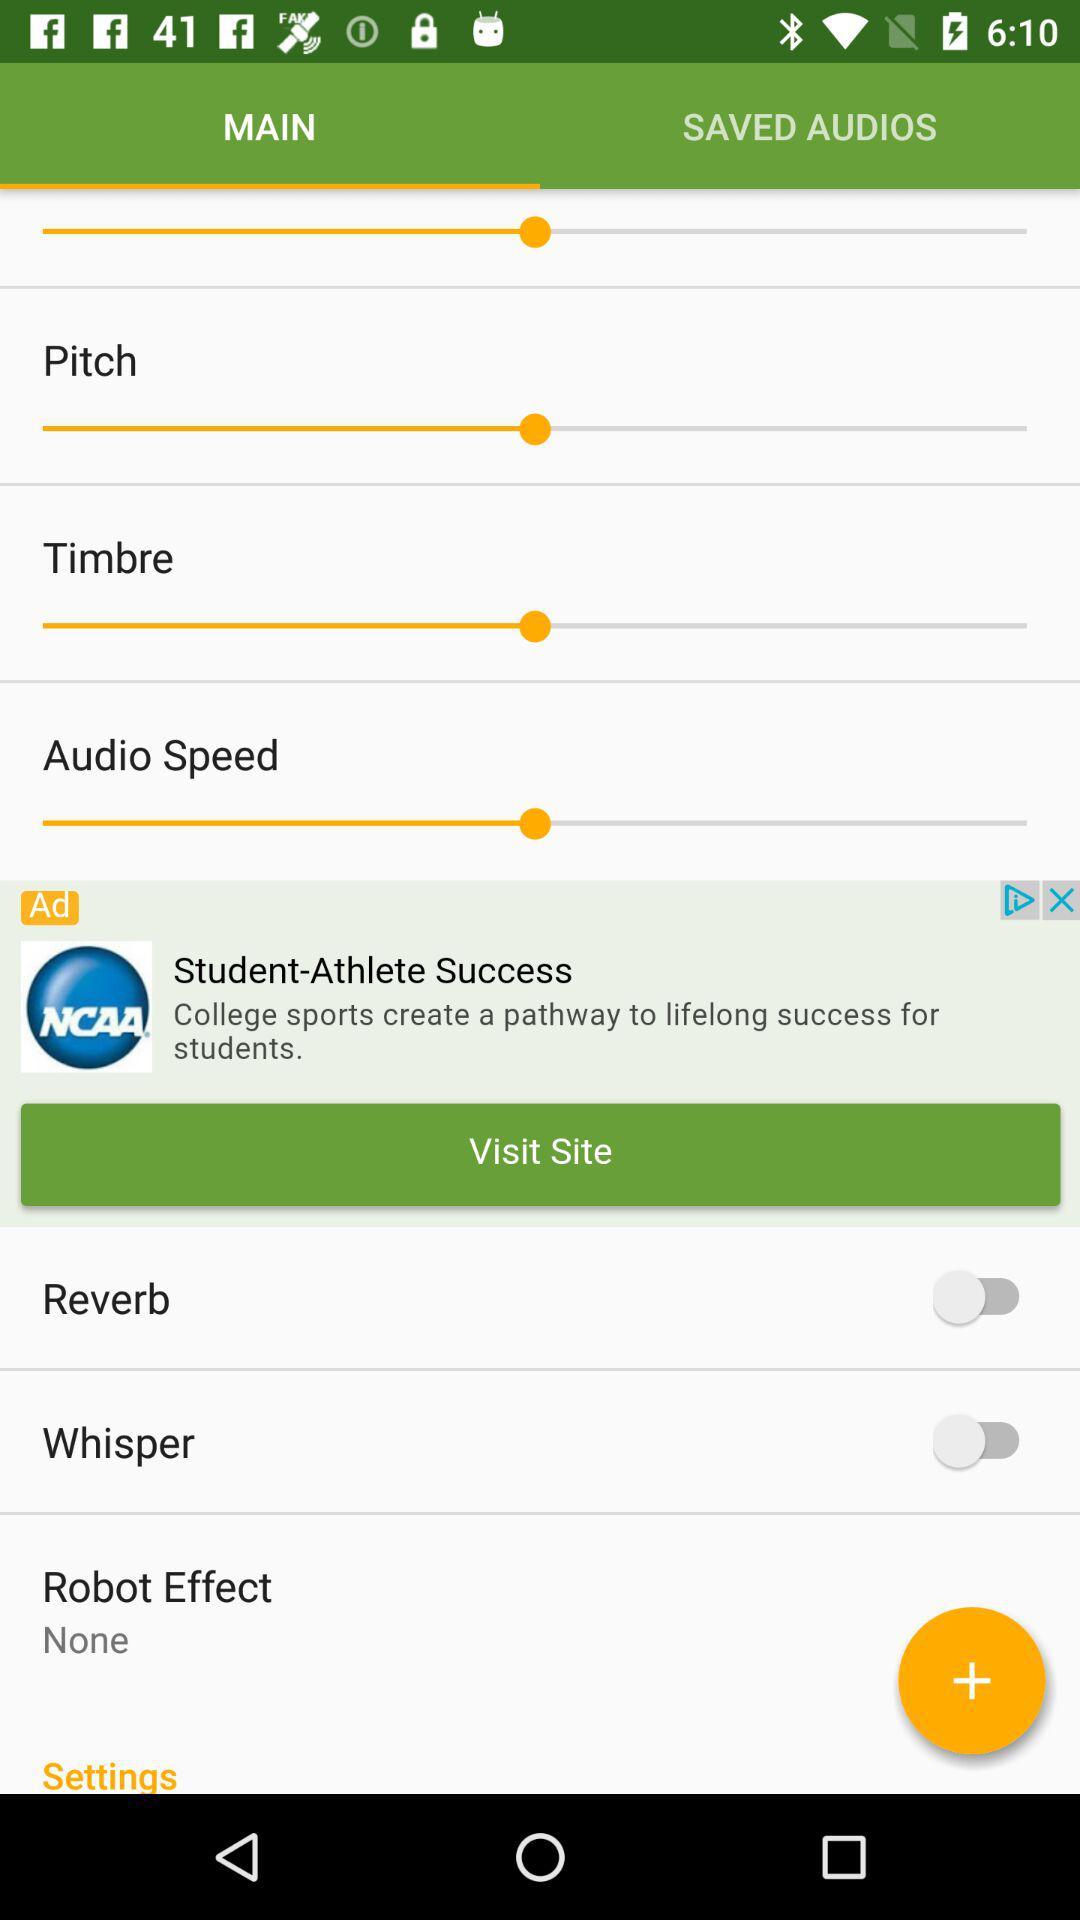 The image size is (1080, 1920). I want to click on click on the advertisement, so click(540, 1052).